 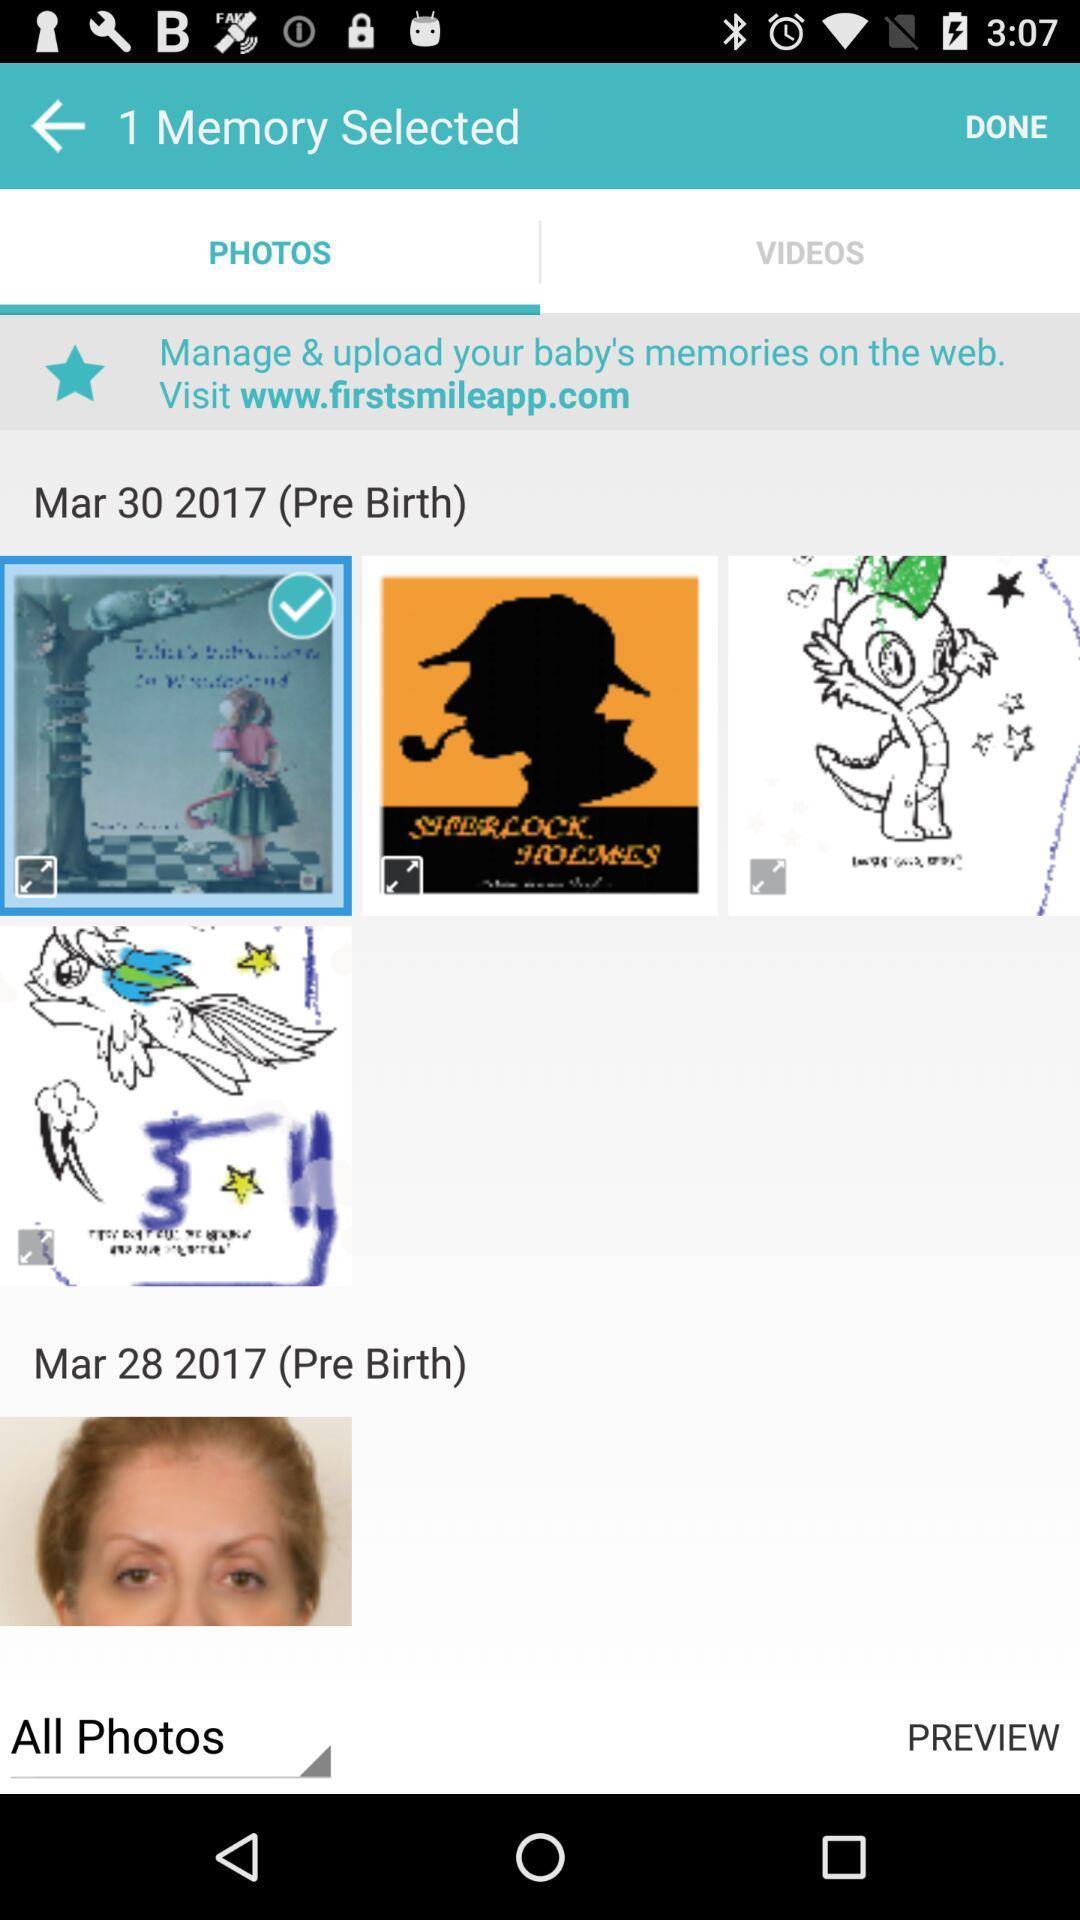 What do you see at coordinates (37, 1245) in the screenshot?
I see `zoom in` at bounding box center [37, 1245].